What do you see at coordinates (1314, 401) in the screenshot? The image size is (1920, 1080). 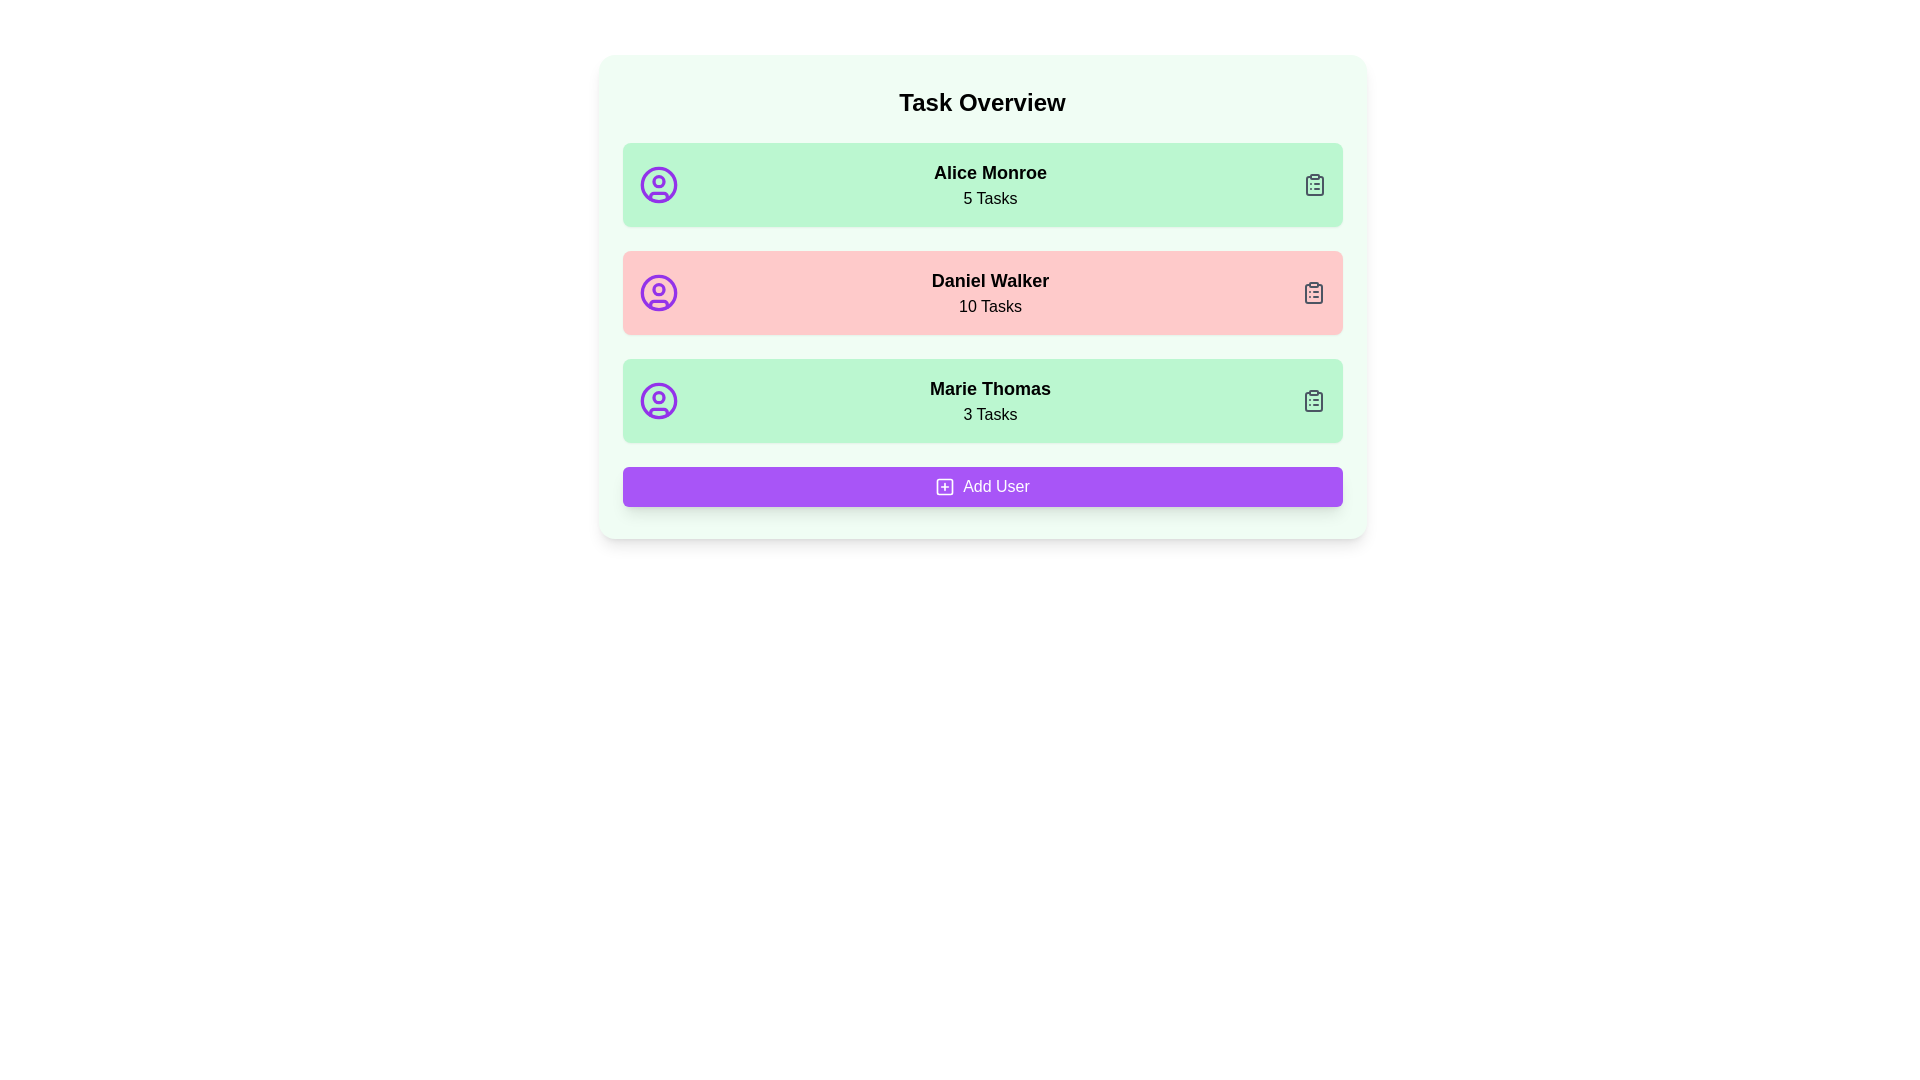 I see `the clipboard icon next to the task count for Marie Thomas` at bounding box center [1314, 401].